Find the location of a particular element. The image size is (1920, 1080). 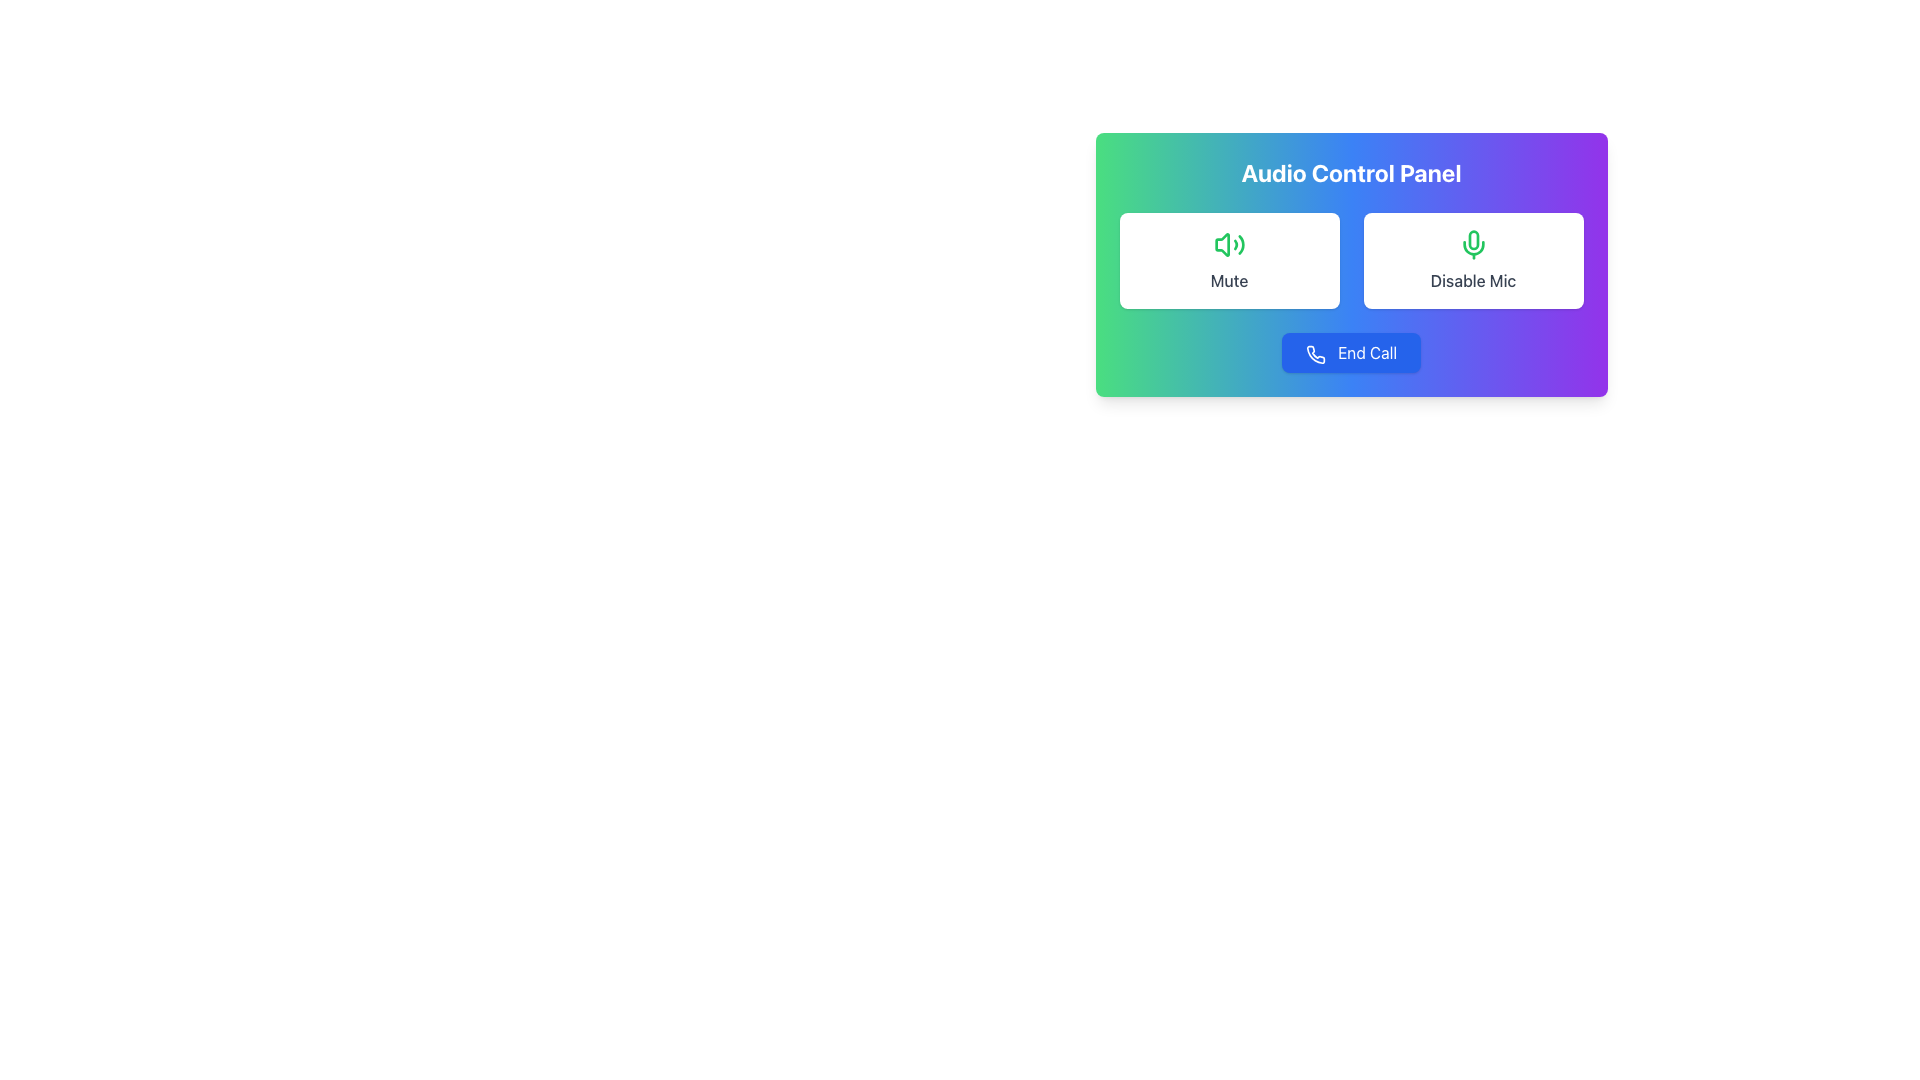

the far-right curve of the speaker icon representing sound waves in the 'Mute' icon located at the top-left corner of the audio control panel is located at coordinates (1240, 244).